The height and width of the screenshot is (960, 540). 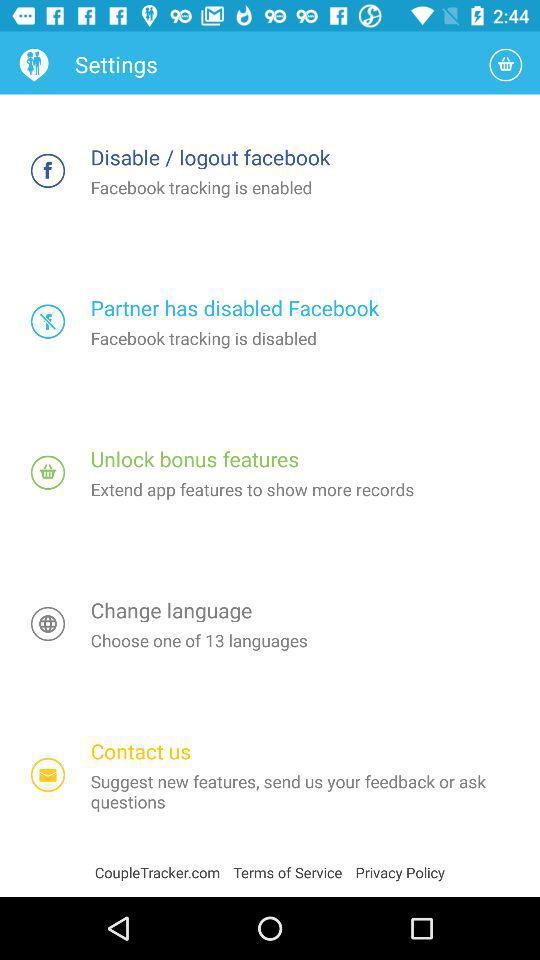 What do you see at coordinates (48, 321) in the screenshot?
I see `disable tracking` at bounding box center [48, 321].